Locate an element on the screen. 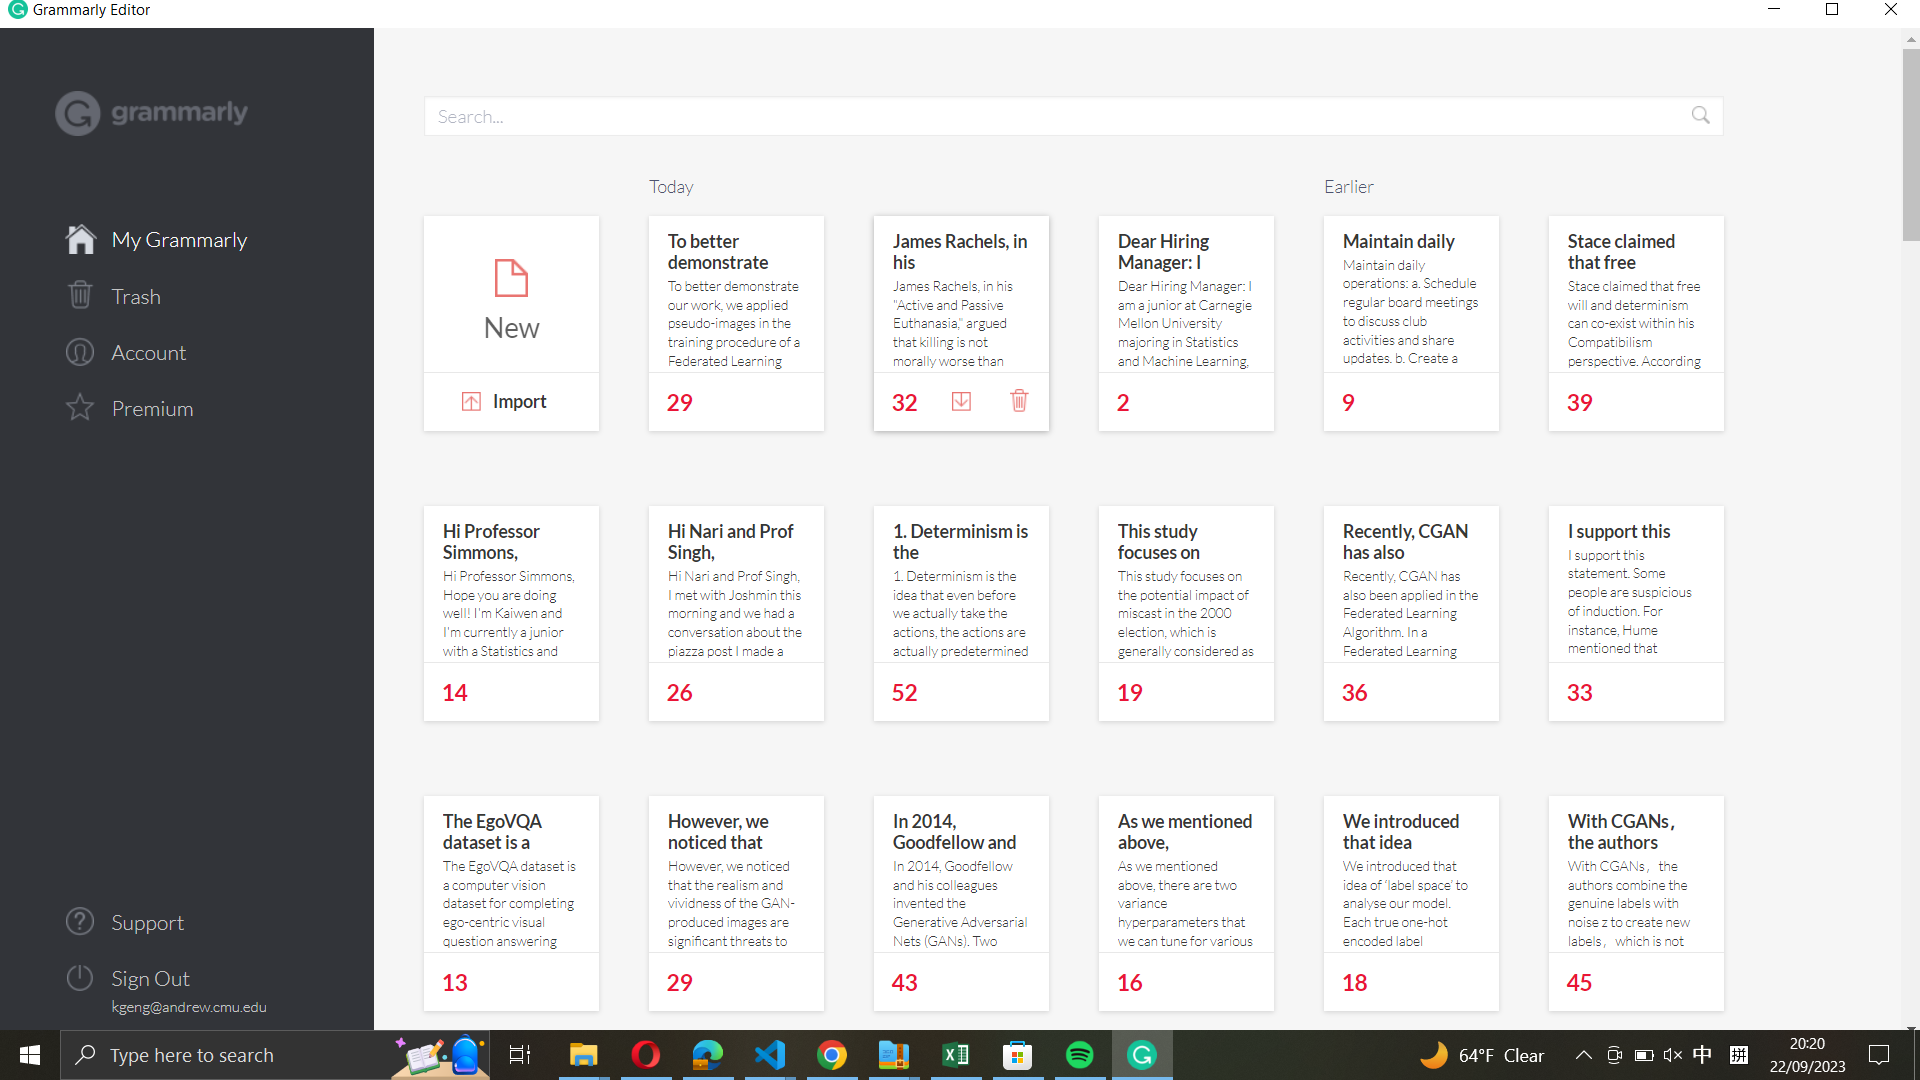  the document titled "Hi Nari and Prof Singh is located at coordinates (1054, 115).